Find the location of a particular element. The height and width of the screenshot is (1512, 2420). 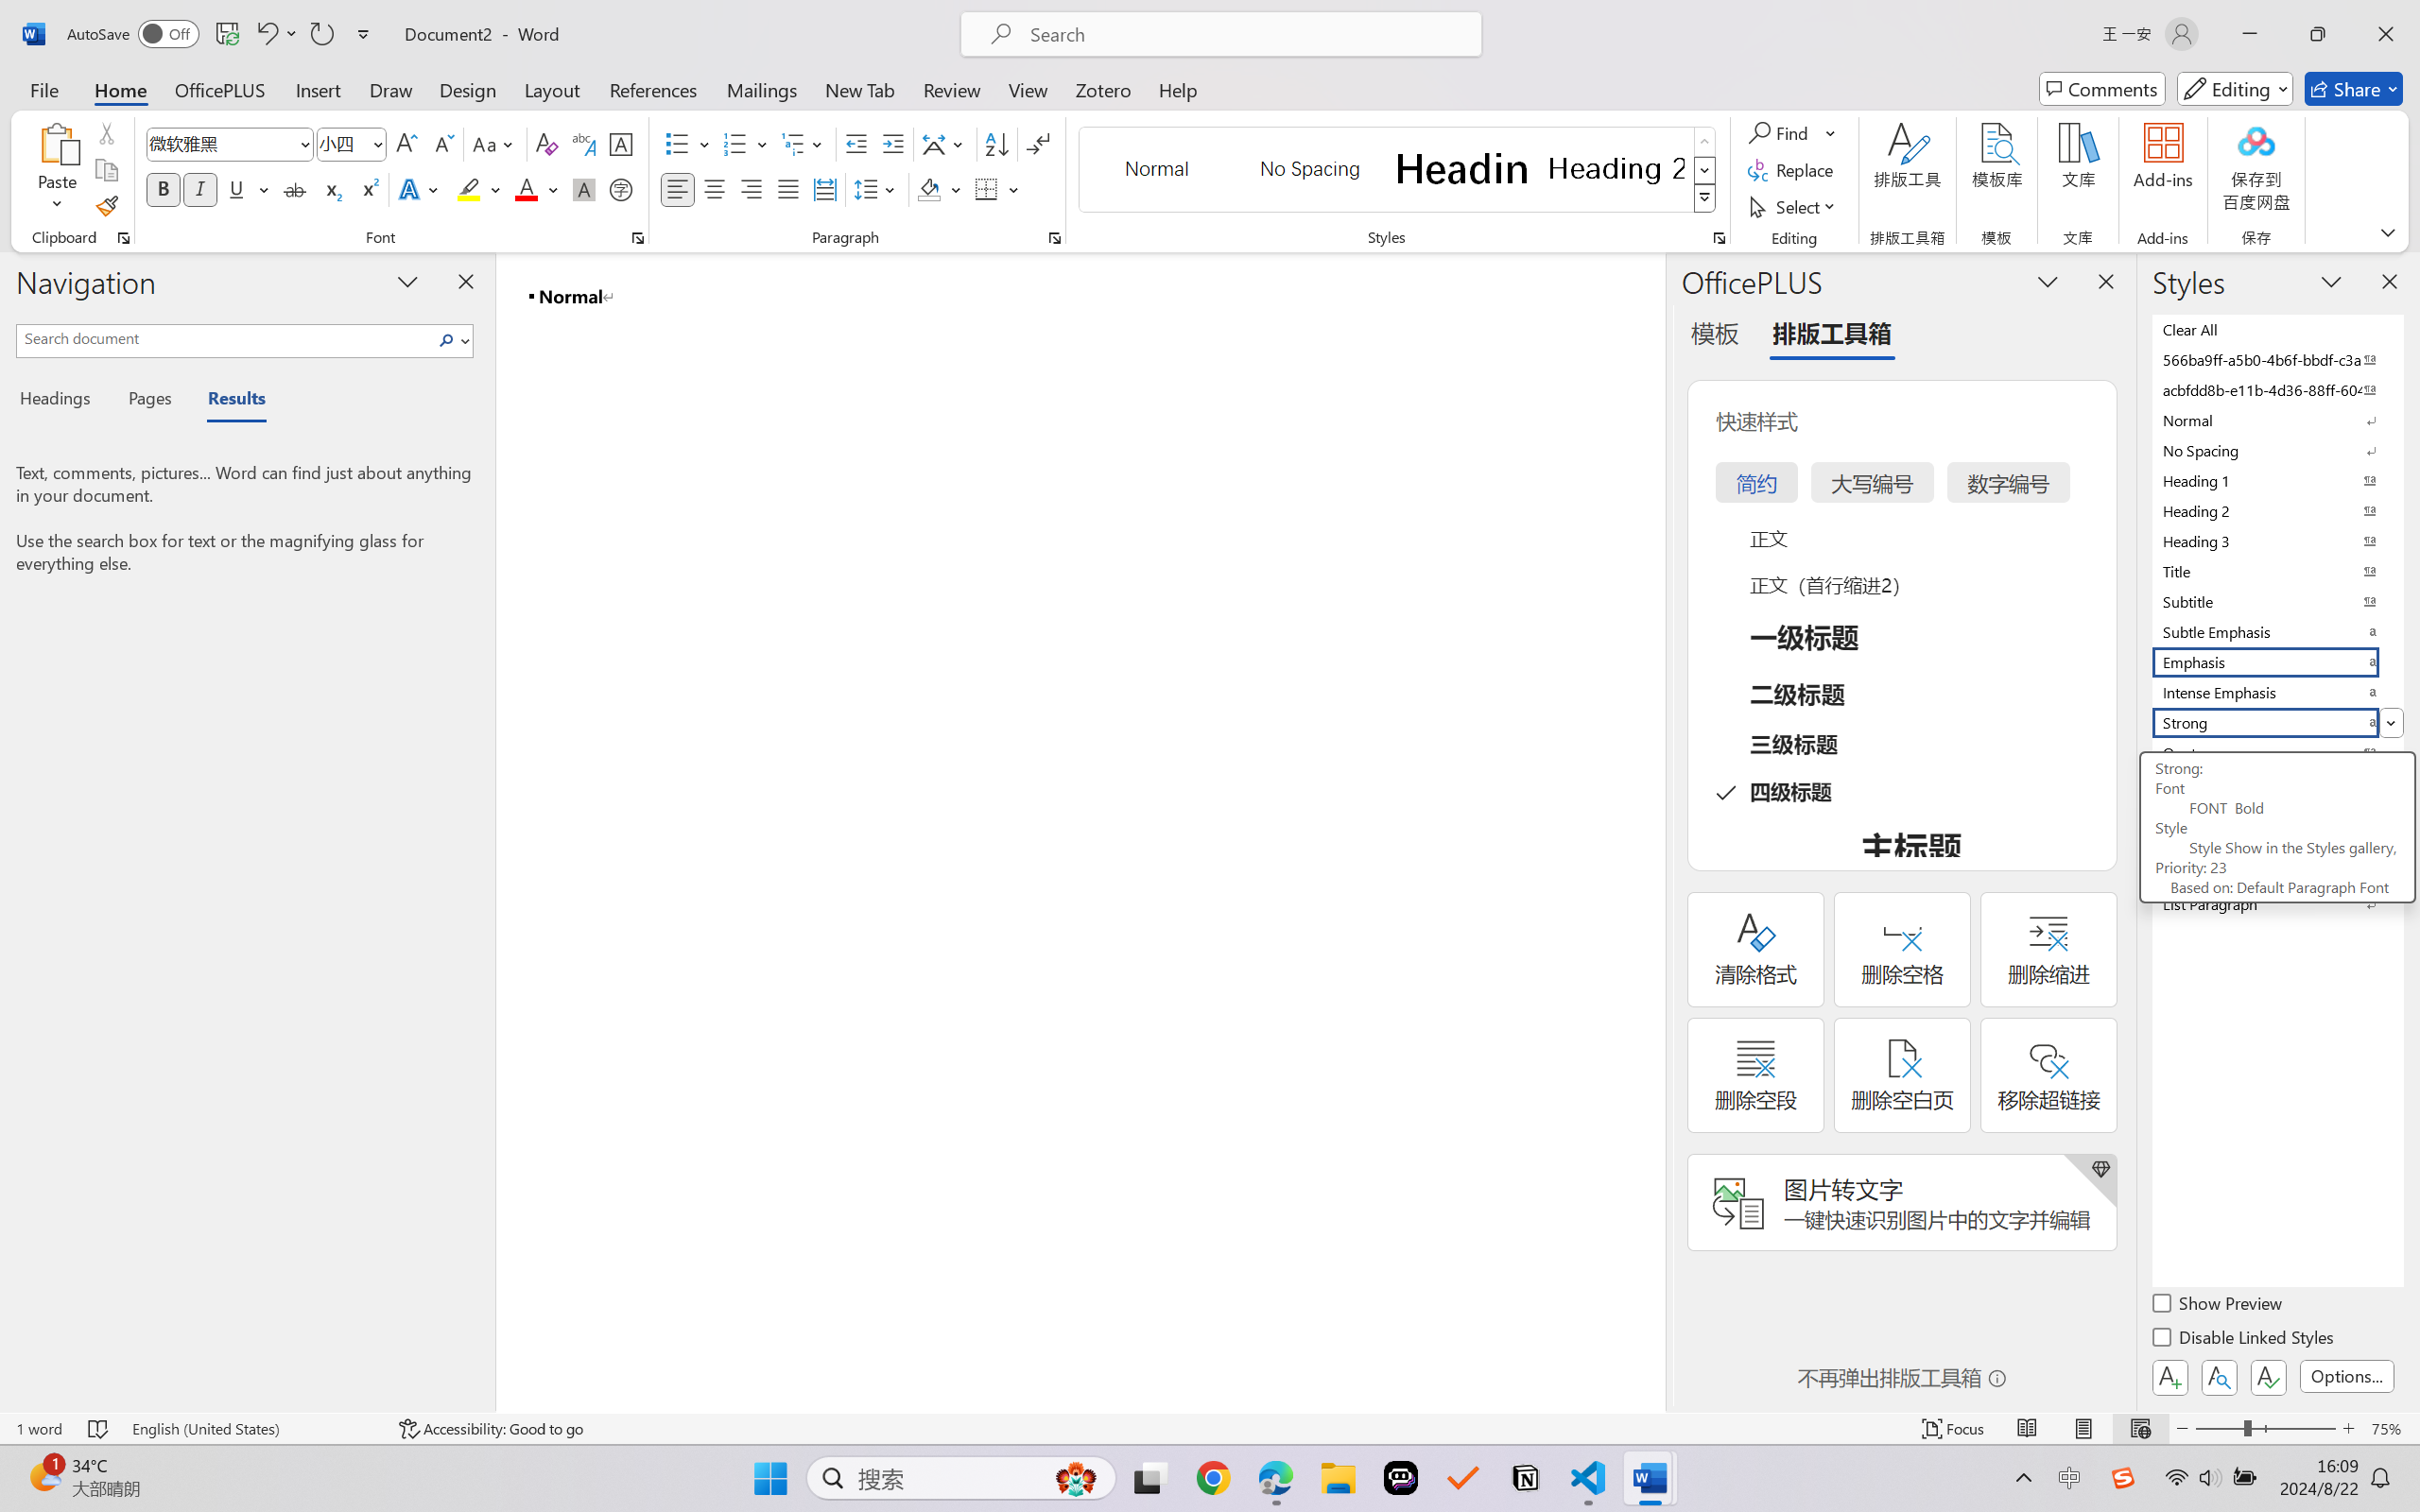

'Show Preview' is located at coordinates (2218, 1305).